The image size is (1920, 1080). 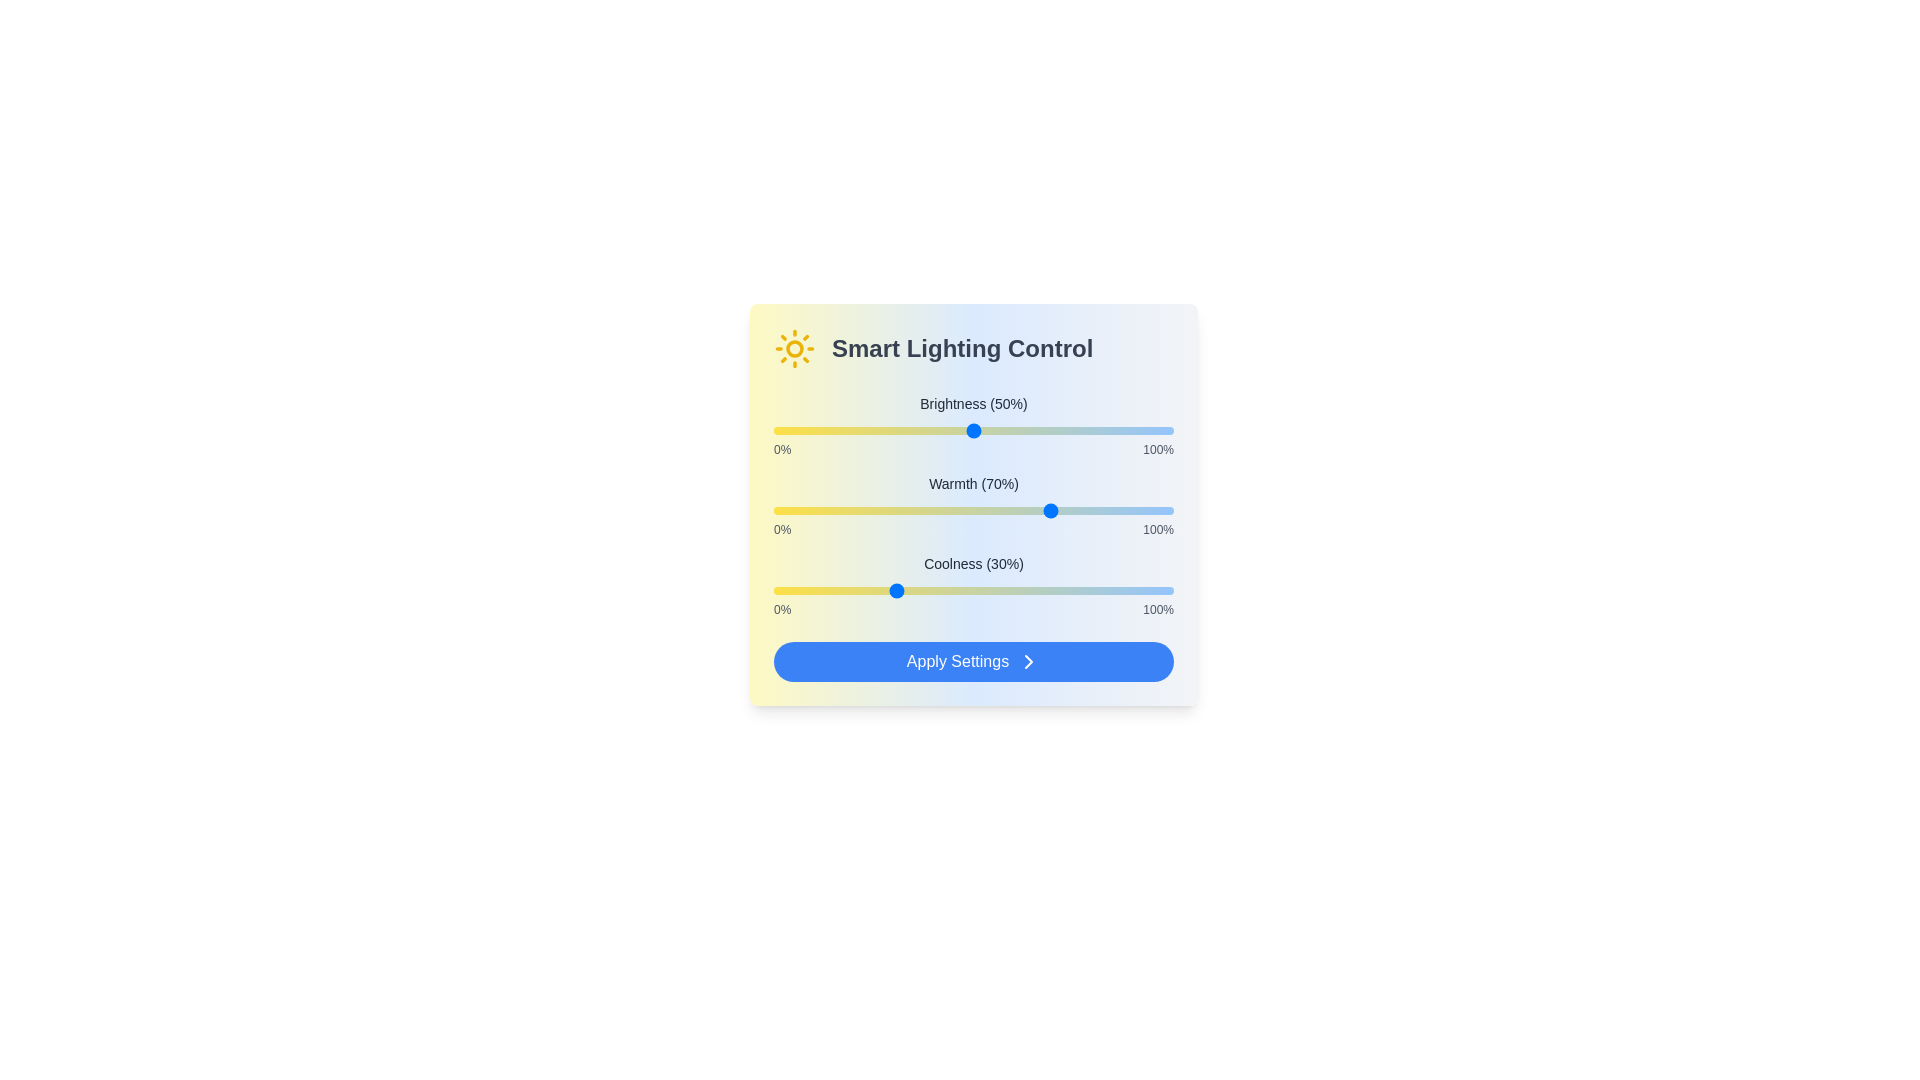 What do you see at coordinates (1126, 509) in the screenshot?
I see `the Warmth slider to 88%` at bounding box center [1126, 509].